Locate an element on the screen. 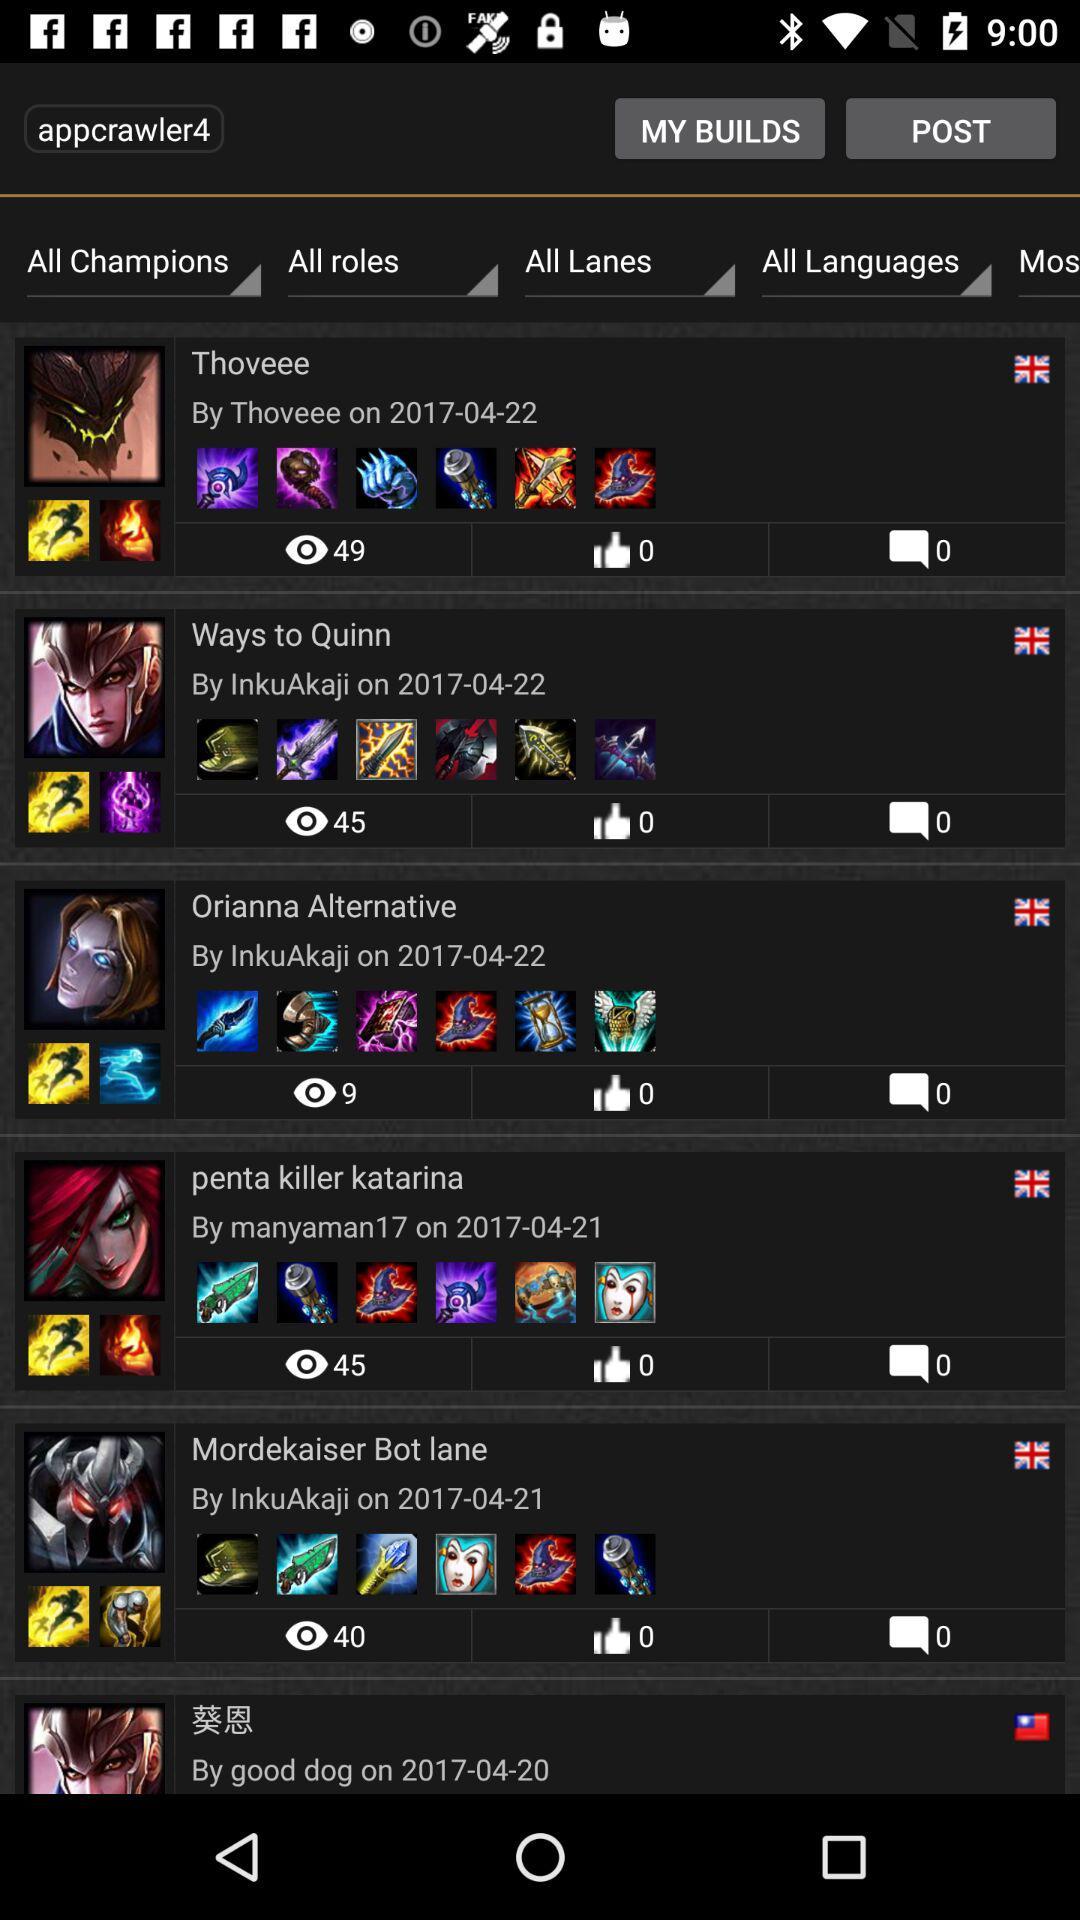 This screenshot has width=1080, height=1920. all languages icon is located at coordinates (875, 260).